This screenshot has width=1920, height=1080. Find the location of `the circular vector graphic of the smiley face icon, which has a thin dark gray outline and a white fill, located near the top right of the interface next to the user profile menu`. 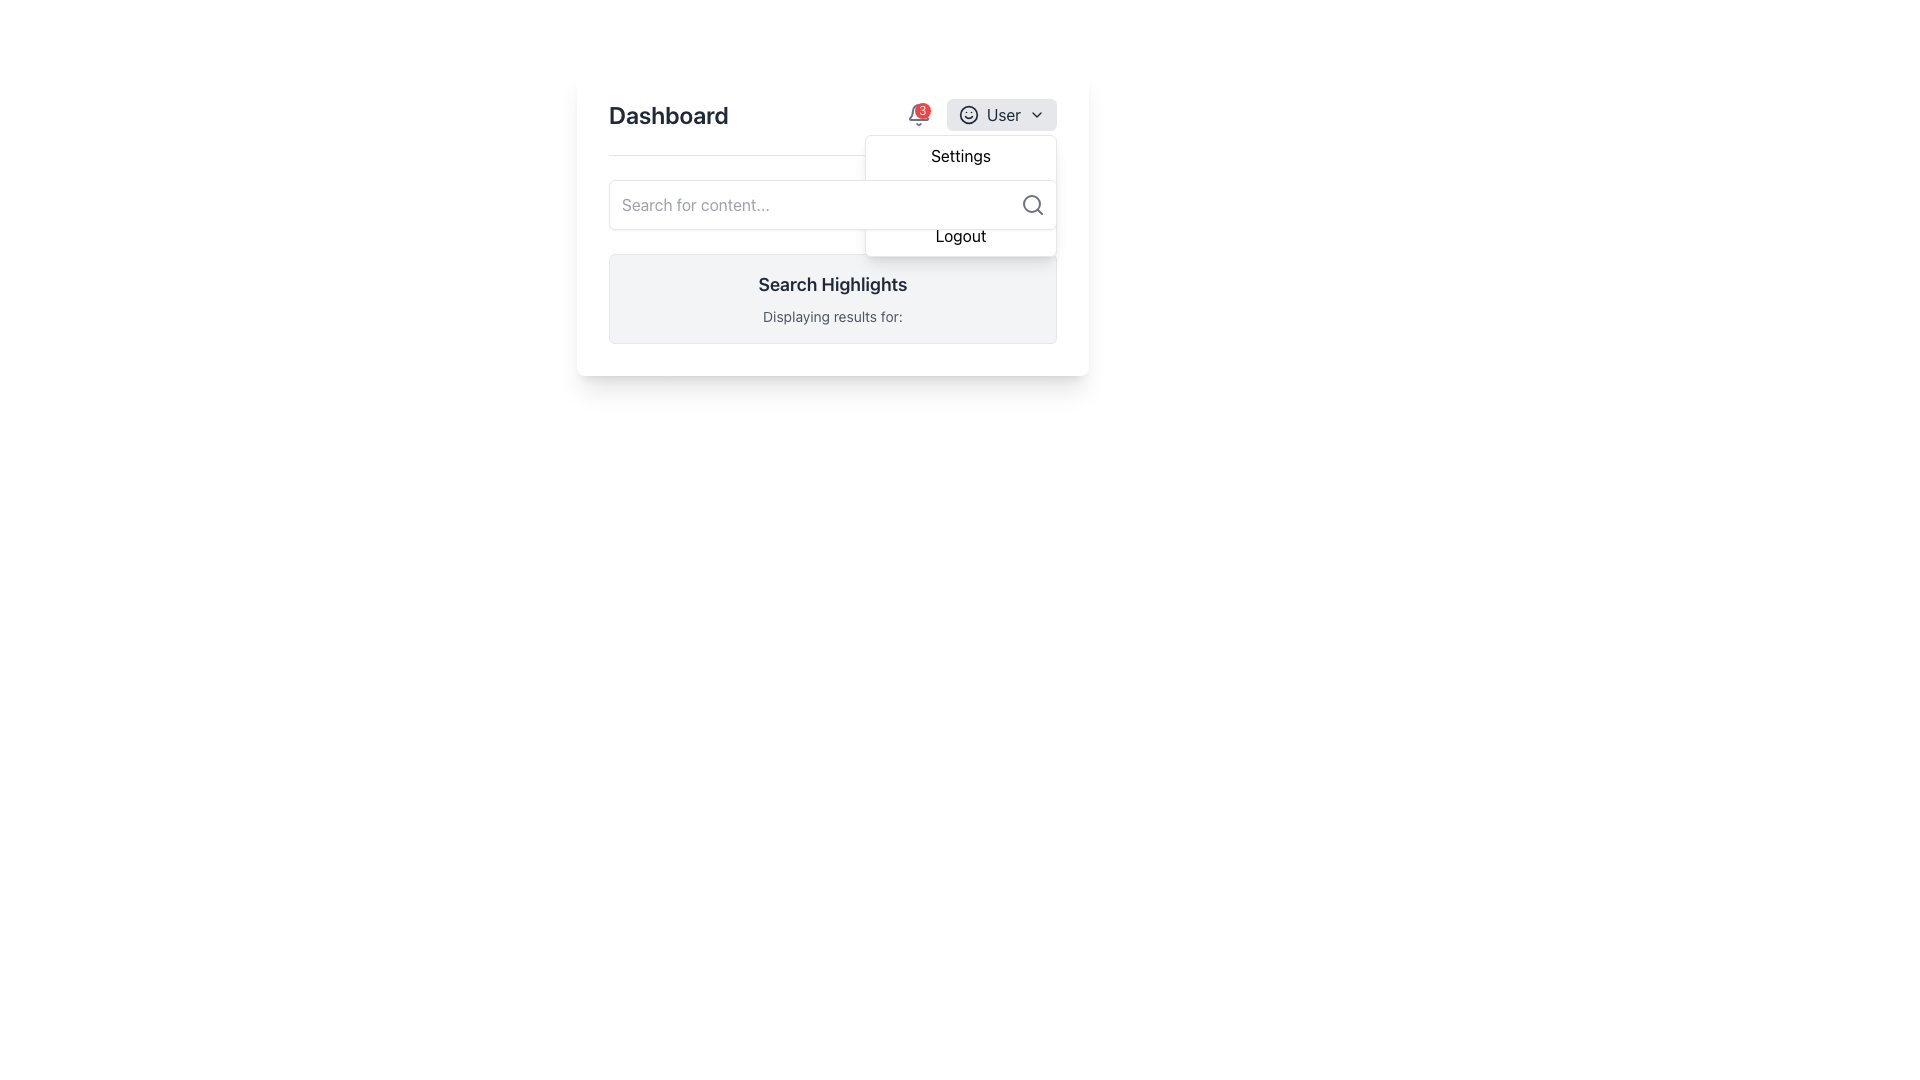

the circular vector graphic of the smiley face icon, which has a thin dark gray outline and a white fill, located near the top right of the interface next to the user profile menu is located at coordinates (968, 115).